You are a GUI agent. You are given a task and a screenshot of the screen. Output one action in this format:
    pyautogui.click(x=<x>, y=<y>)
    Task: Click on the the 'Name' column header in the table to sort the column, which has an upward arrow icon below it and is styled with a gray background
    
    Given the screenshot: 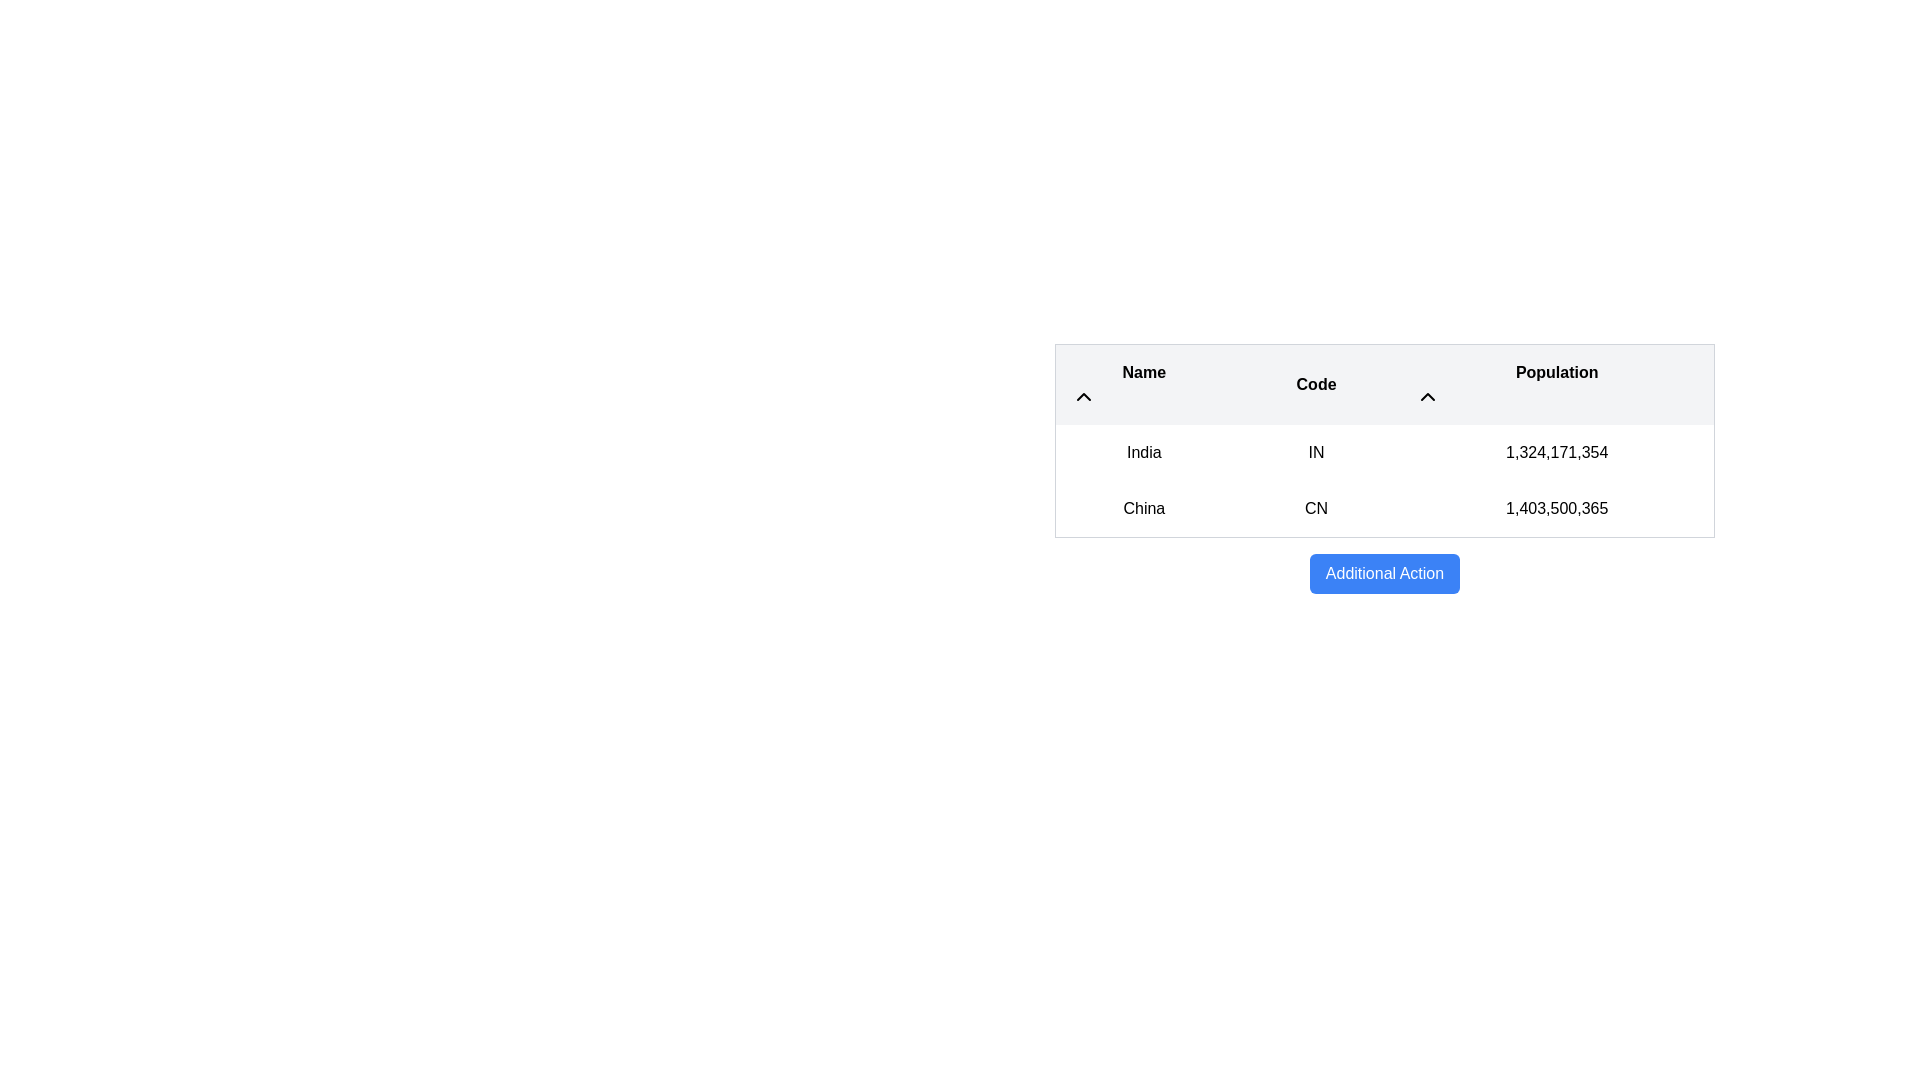 What is the action you would take?
    pyautogui.click(x=1144, y=384)
    